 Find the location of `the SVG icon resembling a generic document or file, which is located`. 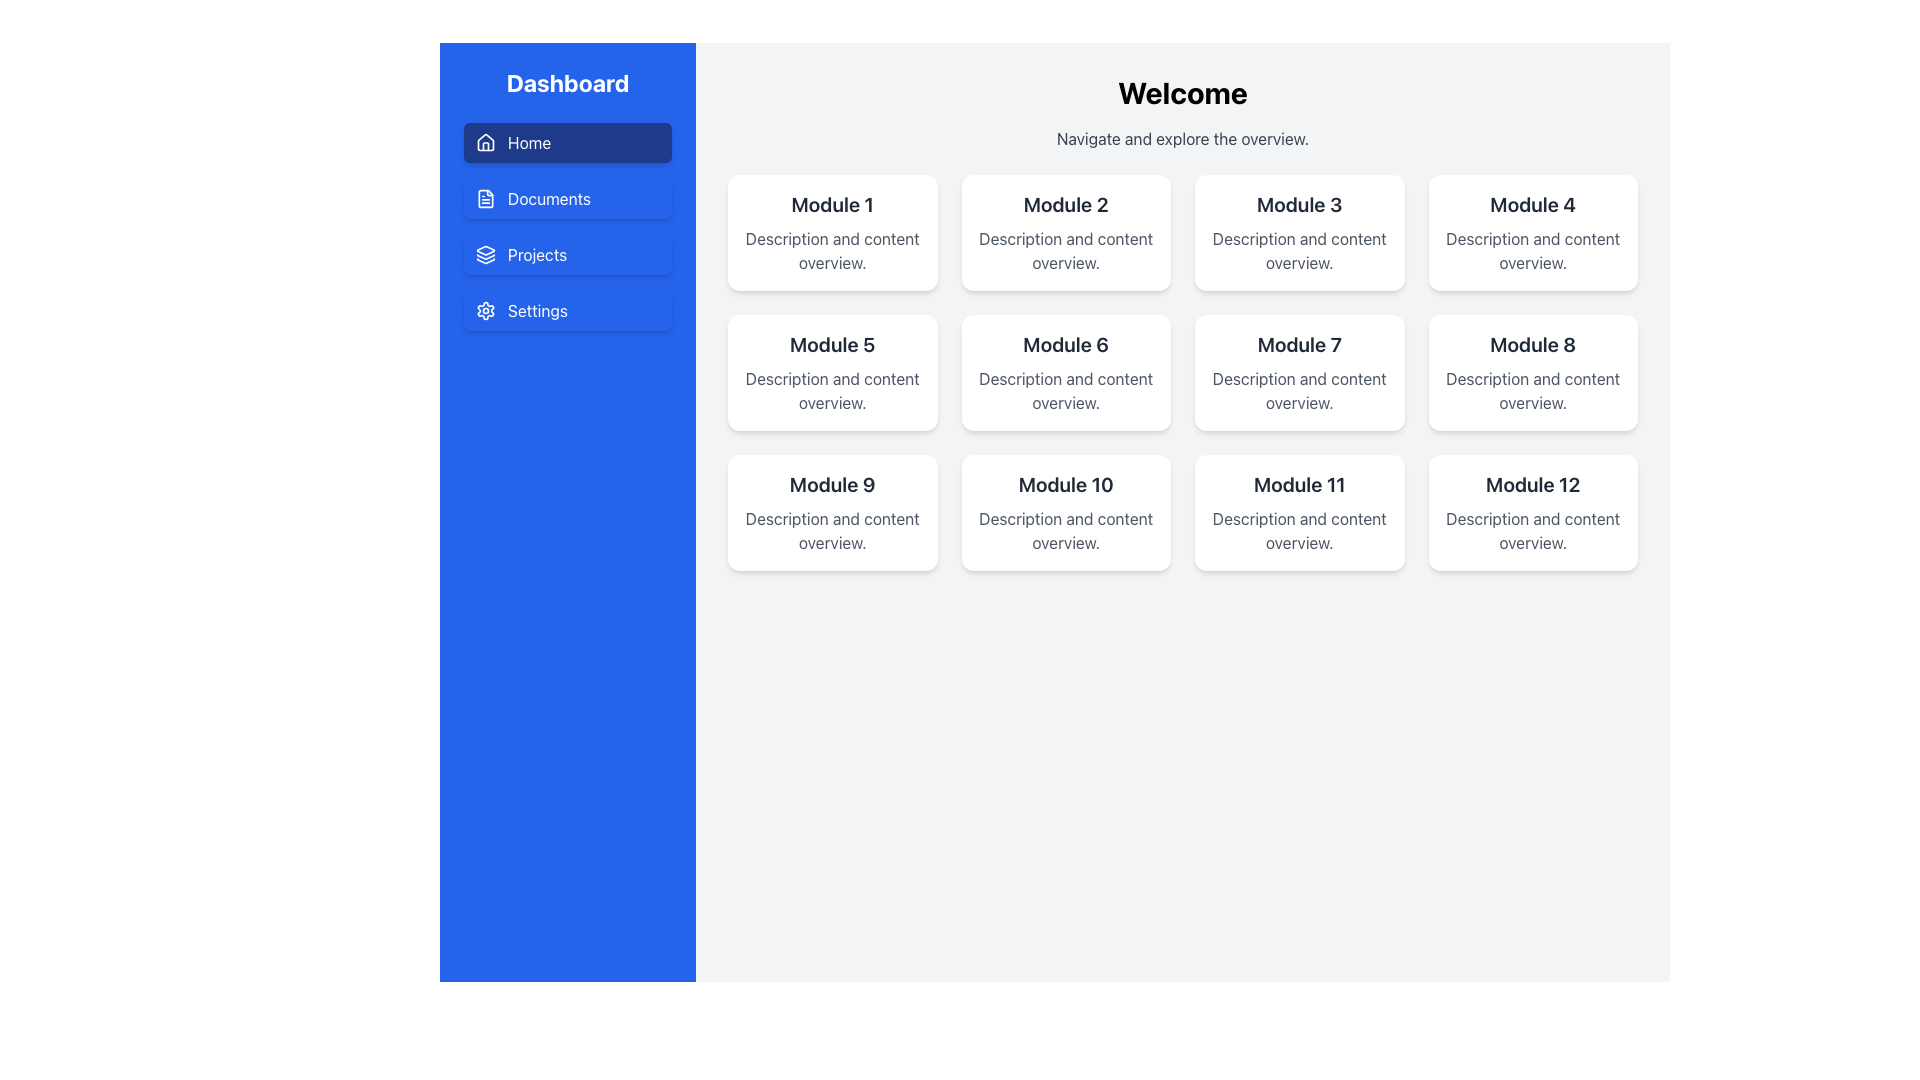

the SVG icon resembling a generic document or file, which is located is located at coordinates (485, 199).